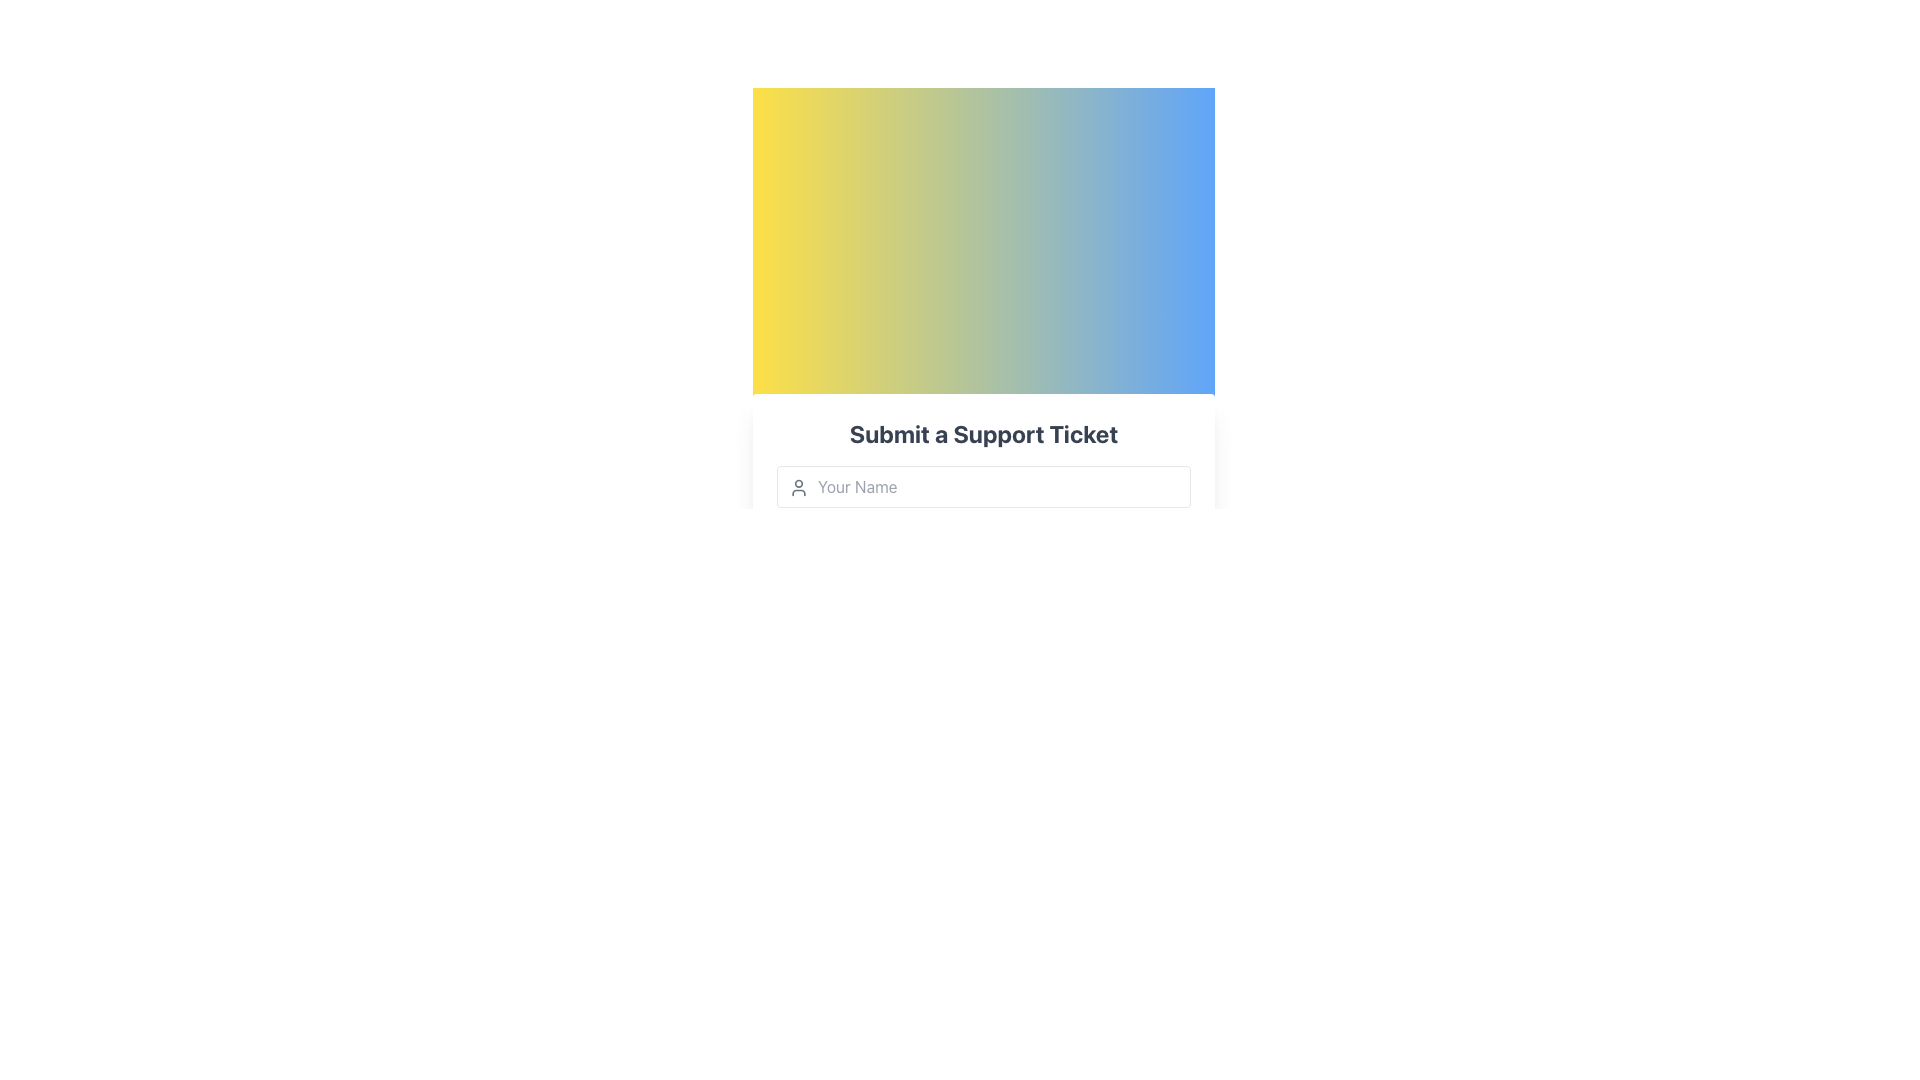 This screenshot has height=1080, width=1920. I want to click on the user-related context SVG icon located to the left of the 'Your Name' input field by moving the cursor to its center point, so click(797, 488).